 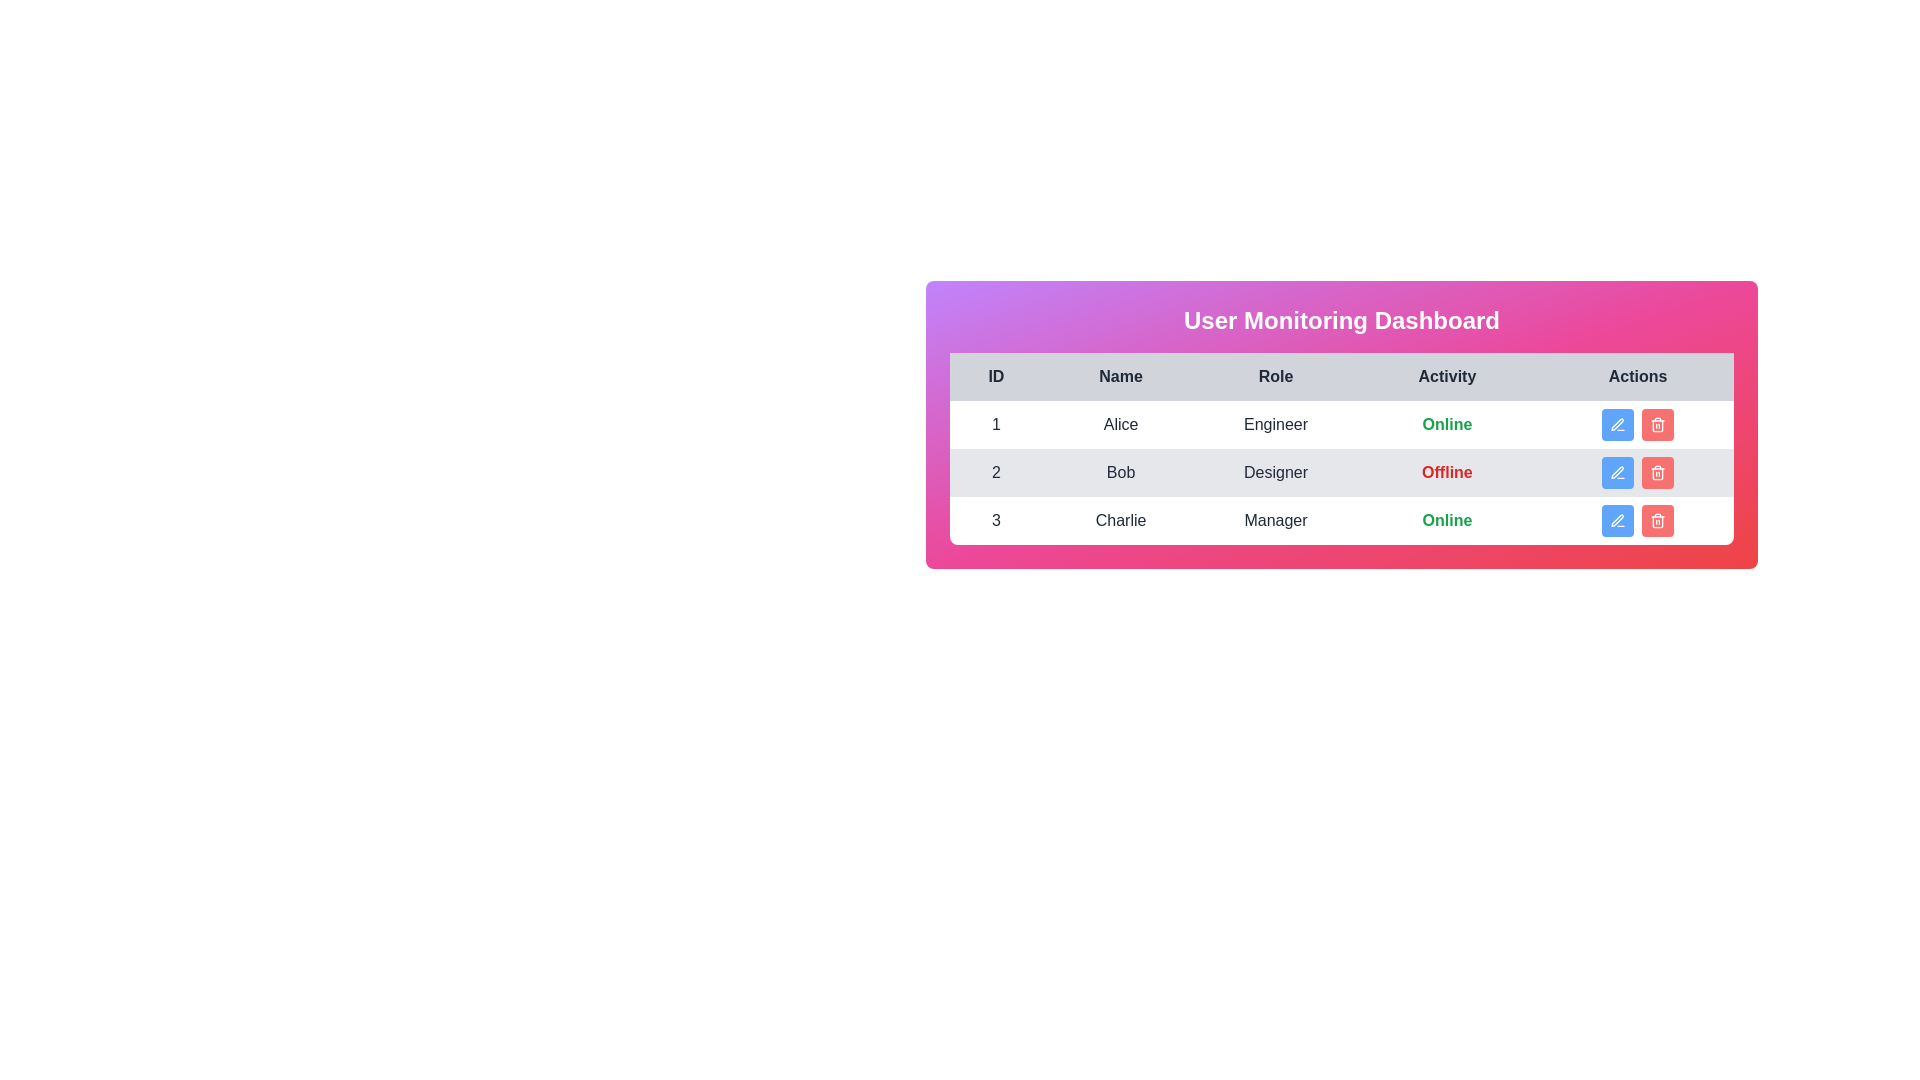 What do you see at coordinates (1121, 423) in the screenshot?
I see `the user name Alice to select or edit their name` at bounding box center [1121, 423].